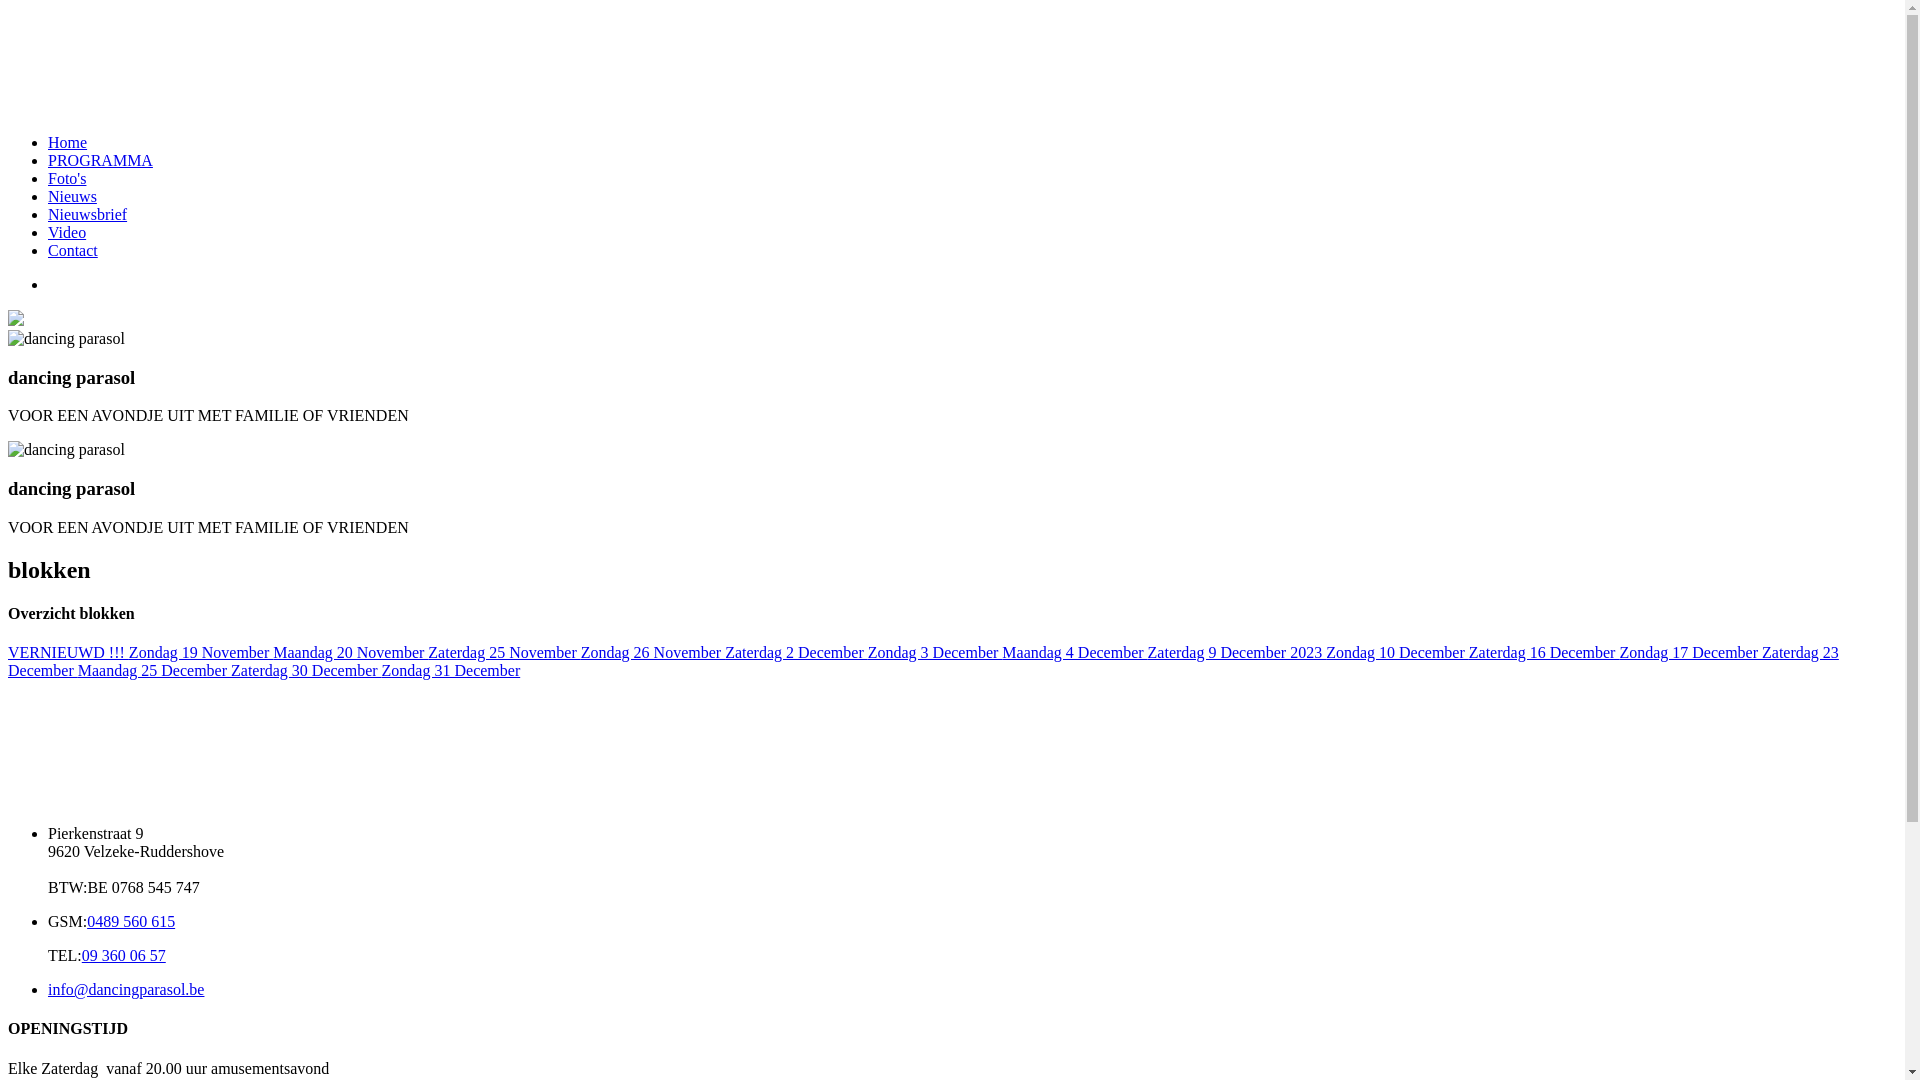  I want to click on 'Zaterdag 30 December', so click(305, 670).